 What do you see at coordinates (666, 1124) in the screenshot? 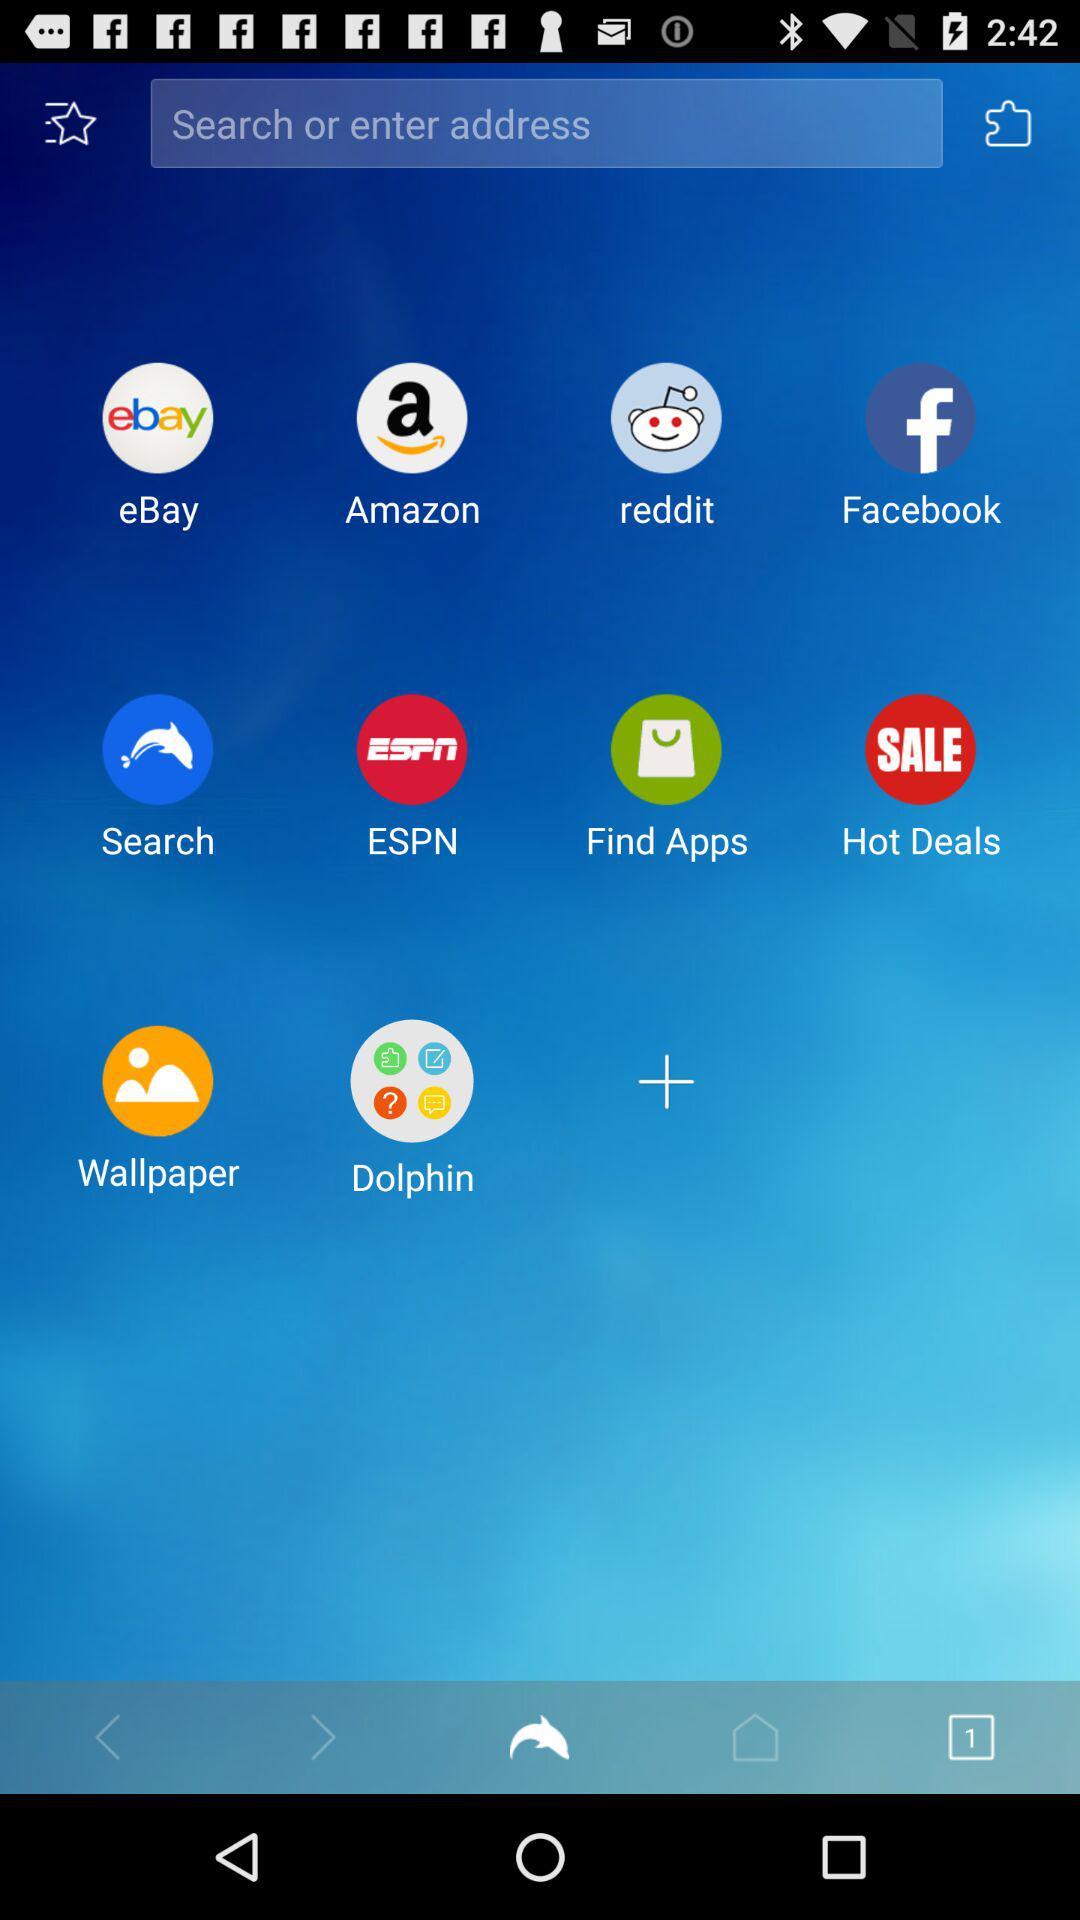
I see `new app` at bounding box center [666, 1124].